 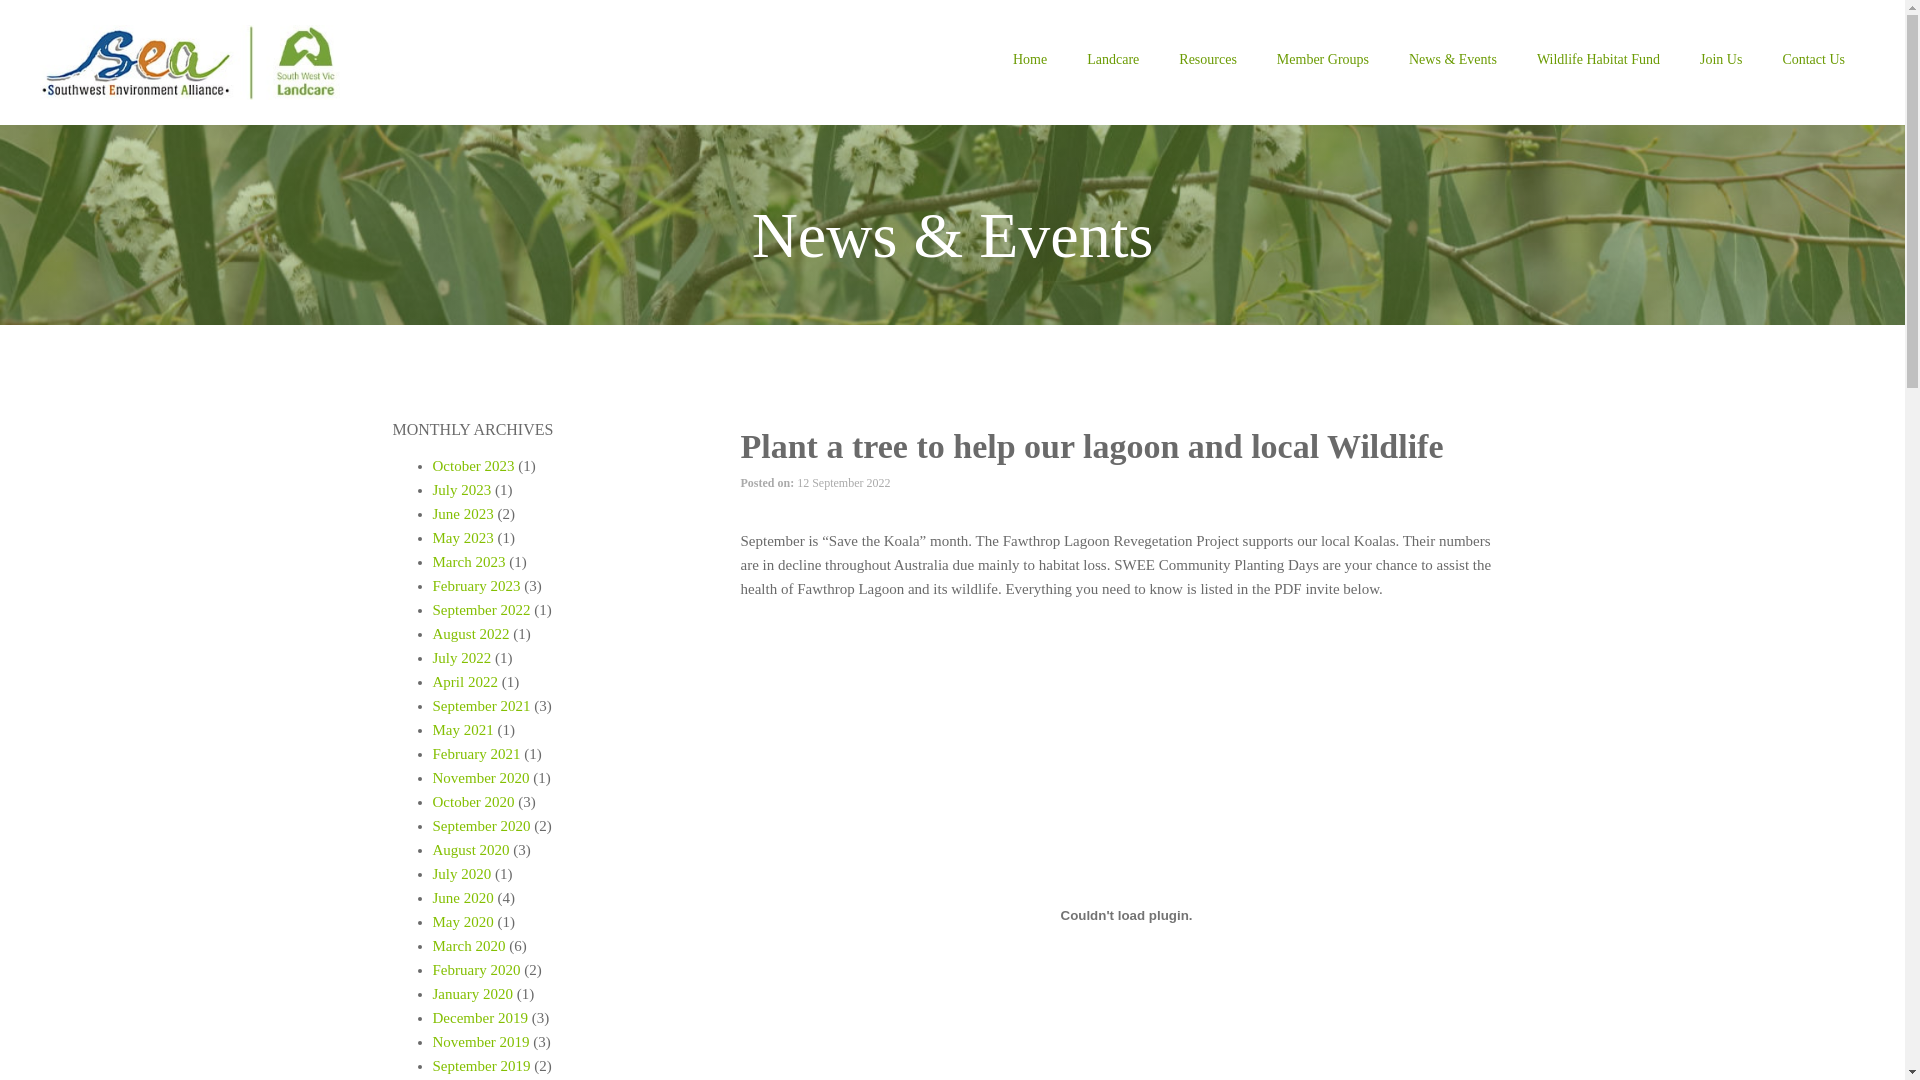 What do you see at coordinates (478, 1018) in the screenshot?
I see `'December 2019'` at bounding box center [478, 1018].